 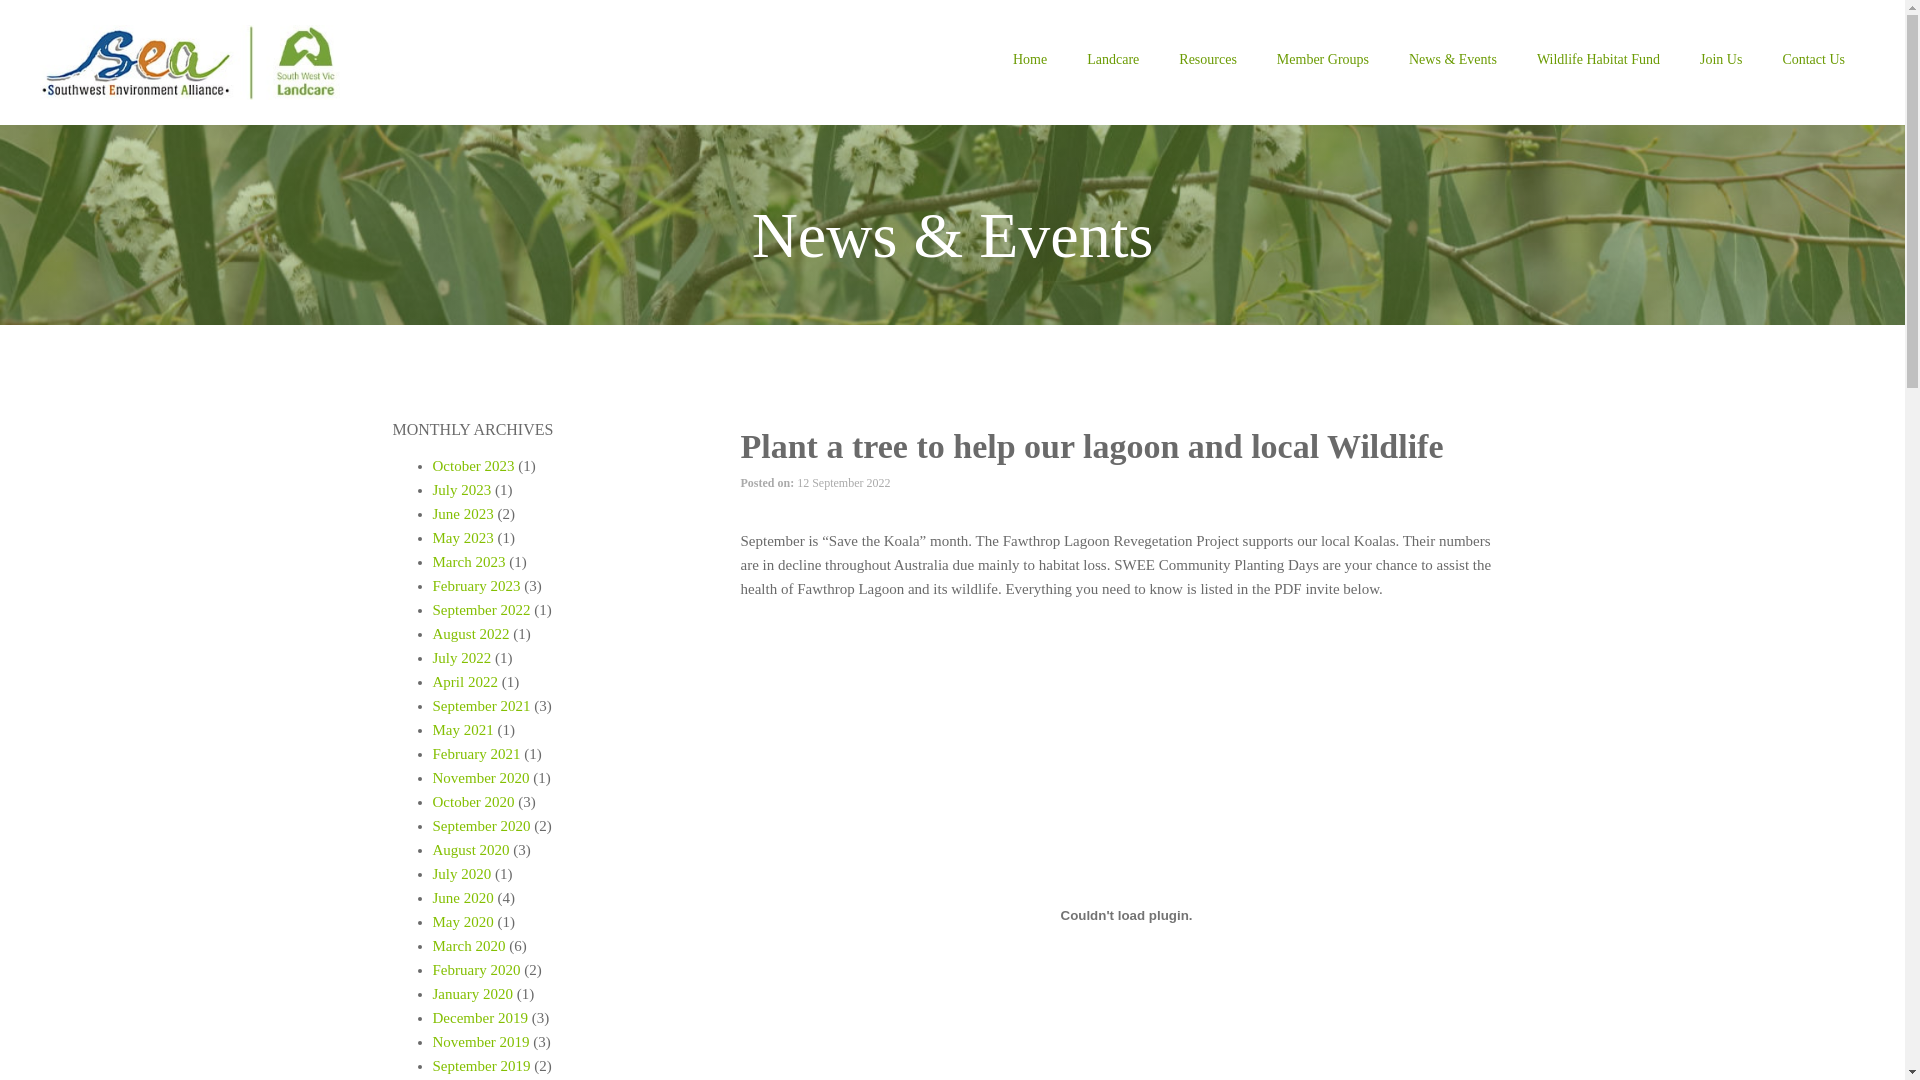 What do you see at coordinates (478, 1018) in the screenshot?
I see `'December 2019'` at bounding box center [478, 1018].